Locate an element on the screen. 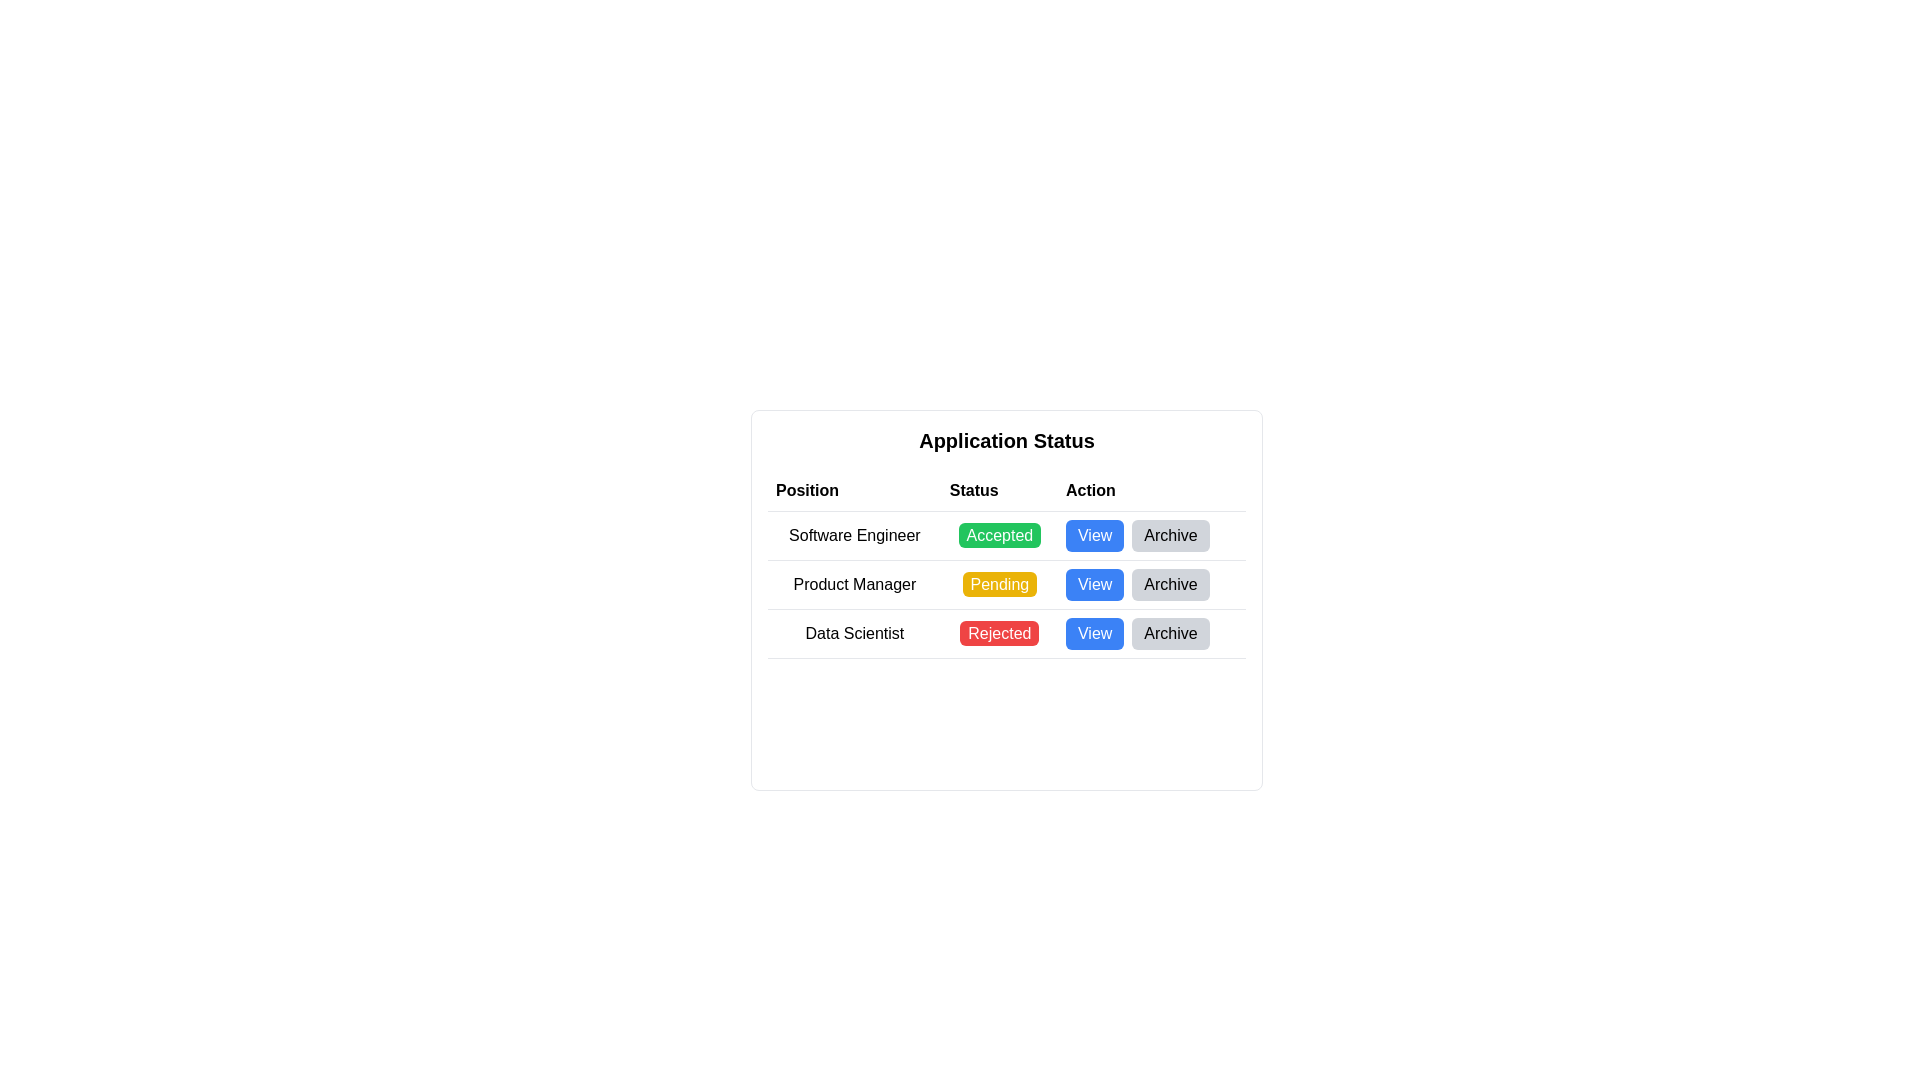  the Text label indicating a job position located in the second row under the 'Position' column of the table is located at coordinates (854, 585).